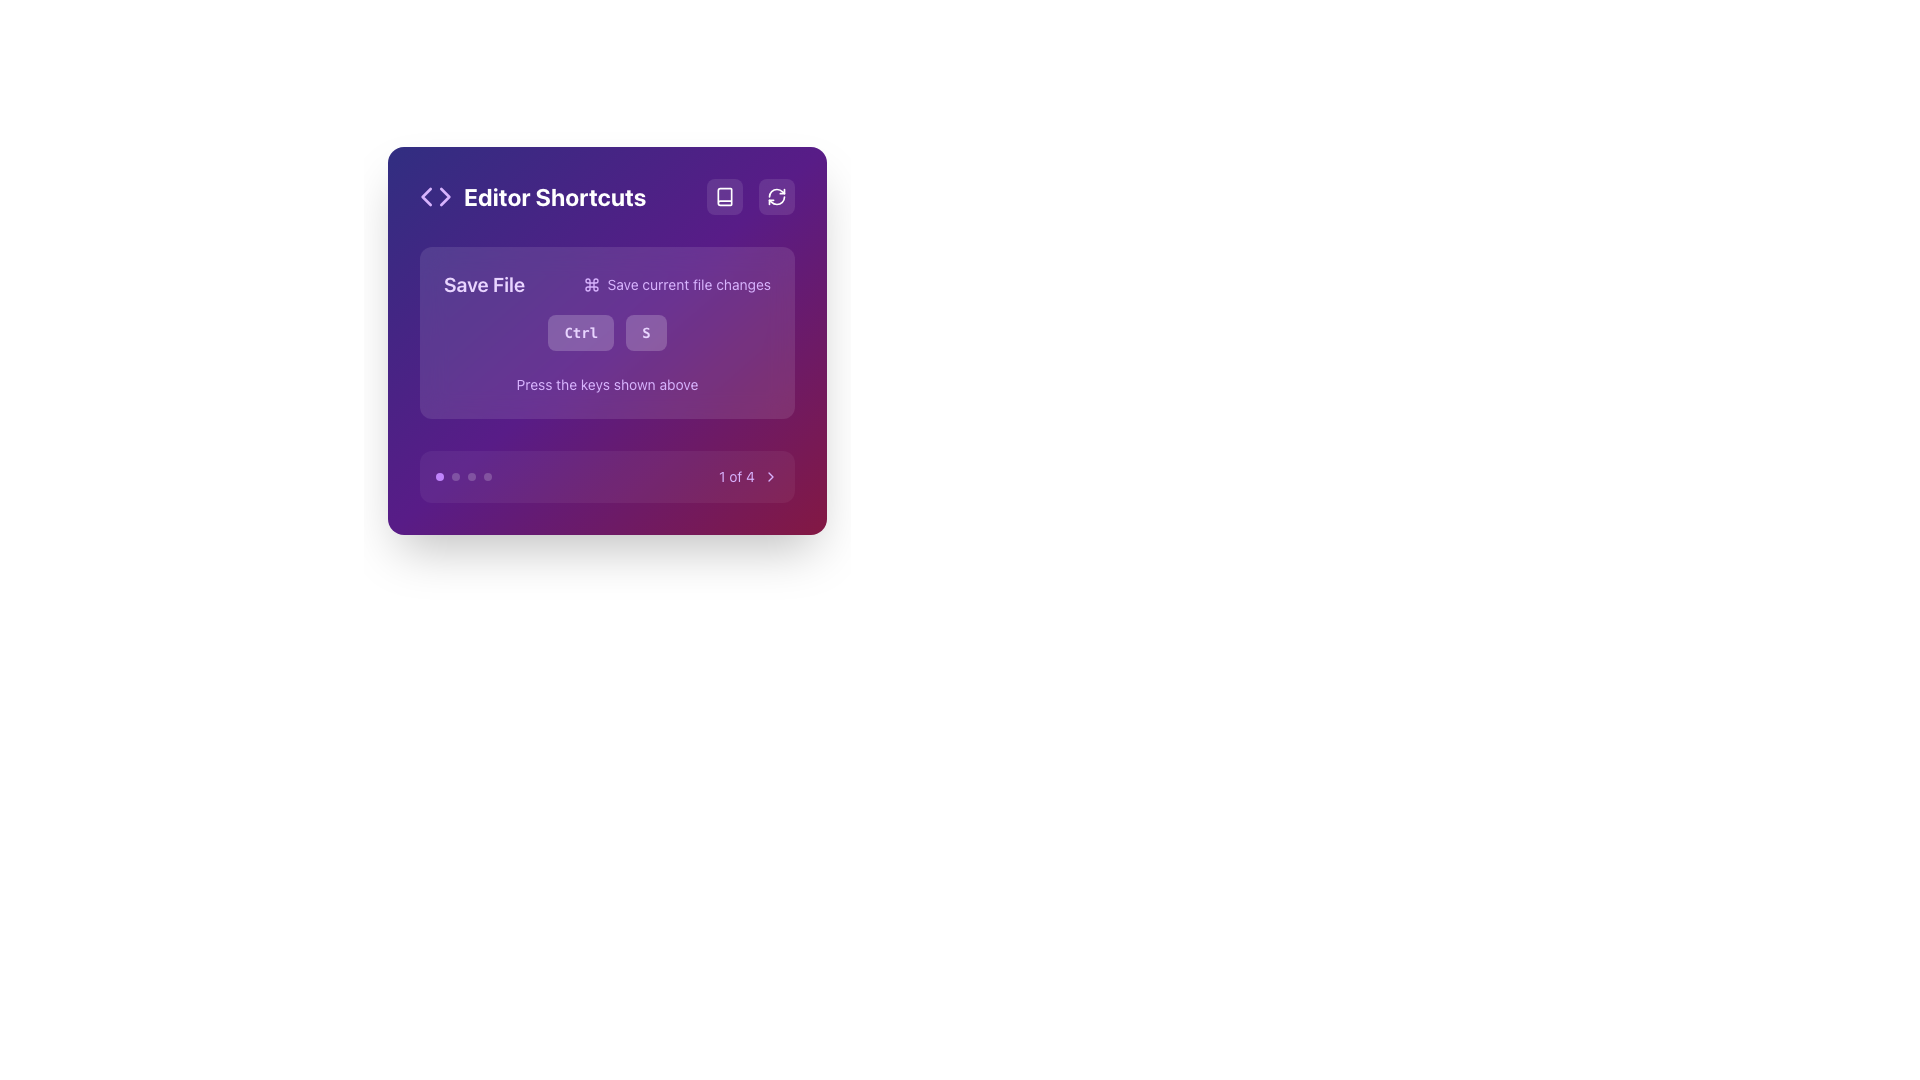  Describe the element at coordinates (723, 196) in the screenshot. I see `the book icon located near the top-right corner of the interface, next to the circular arrow icon and aligned with the 'Editor Shortcuts' header` at that location.